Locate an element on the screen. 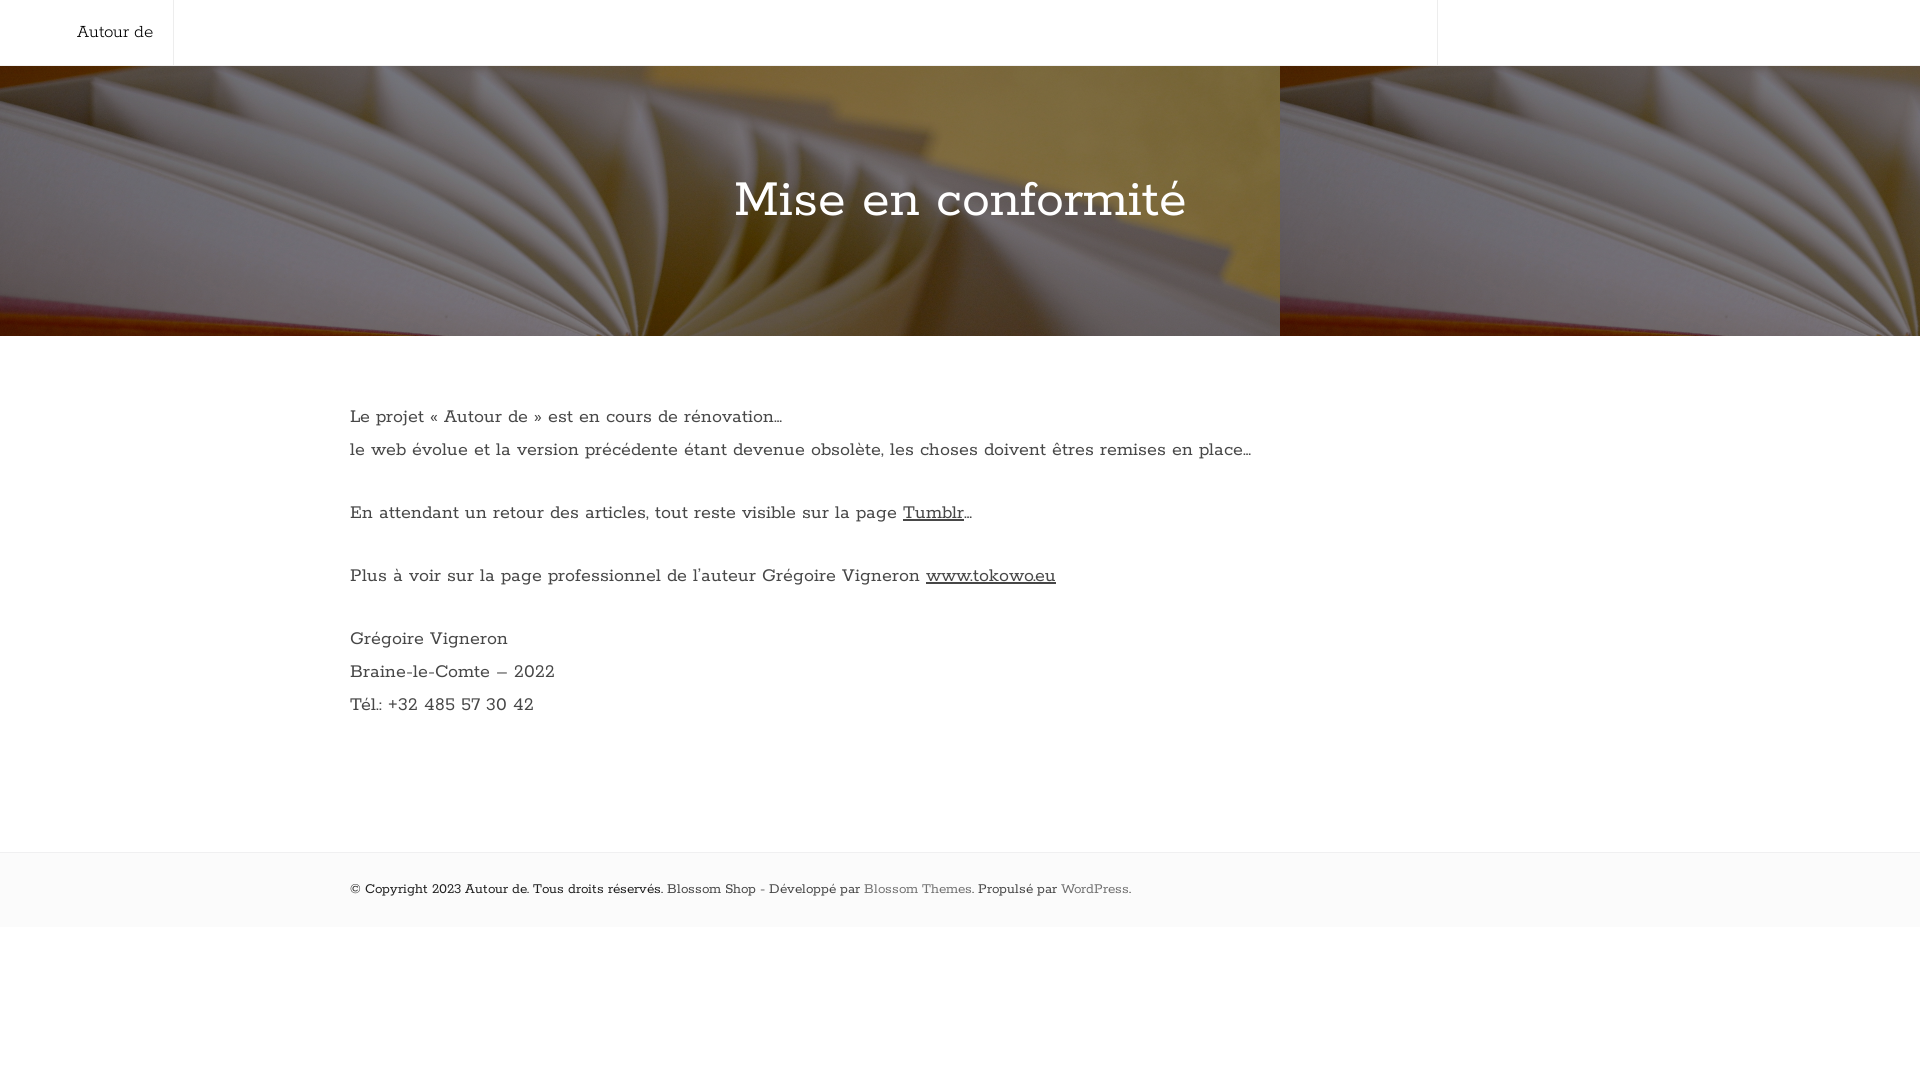 The height and width of the screenshot is (1080, 1920). 'Autour de' is located at coordinates (76, 31).